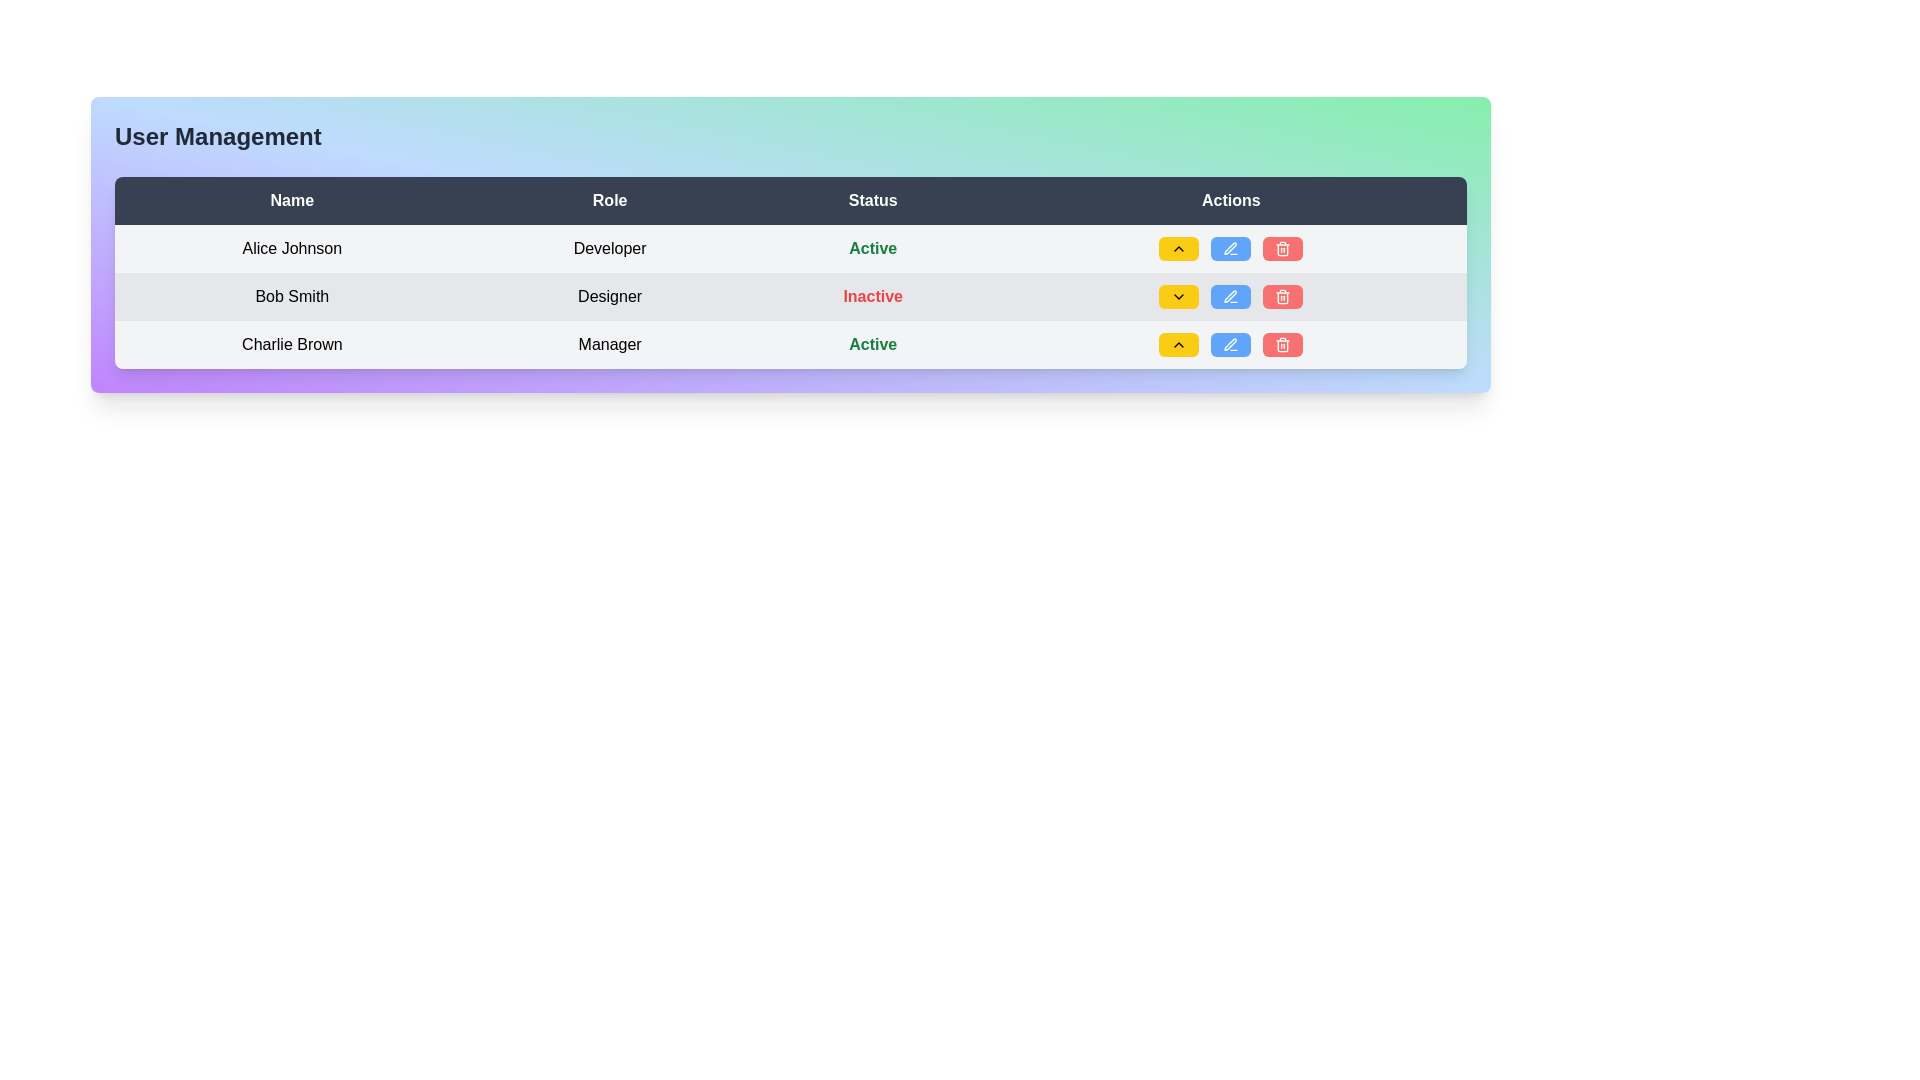 This screenshot has height=1080, width=1920. What do you see at coordinates (1179, 343) in the screenshot?
I see `the yellow button with a black upward-pointing chevron symbol located in the 'Actions' column for 'Charlie Brown', positioned above the edit and delete buttons` at bounding box center [1179, 343].